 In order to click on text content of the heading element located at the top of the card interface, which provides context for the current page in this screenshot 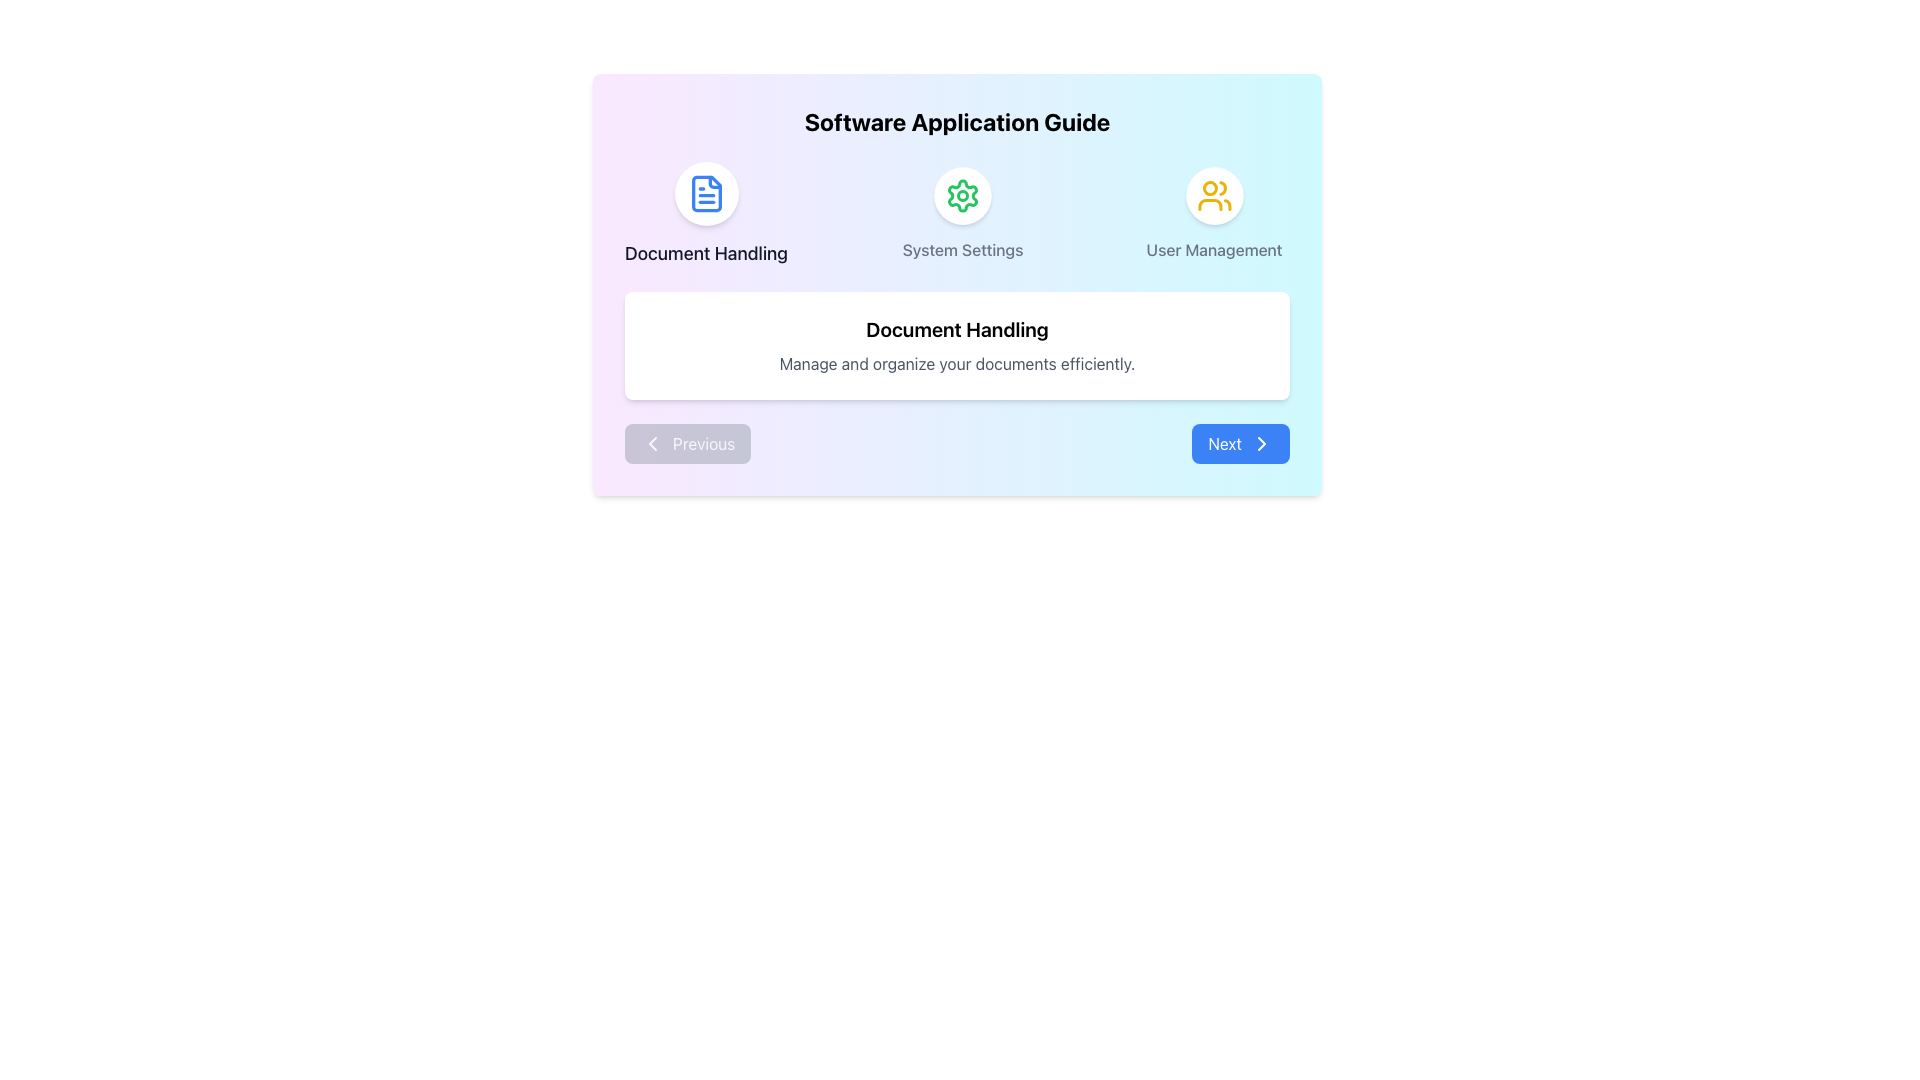, I will do `click(956, 122)`.